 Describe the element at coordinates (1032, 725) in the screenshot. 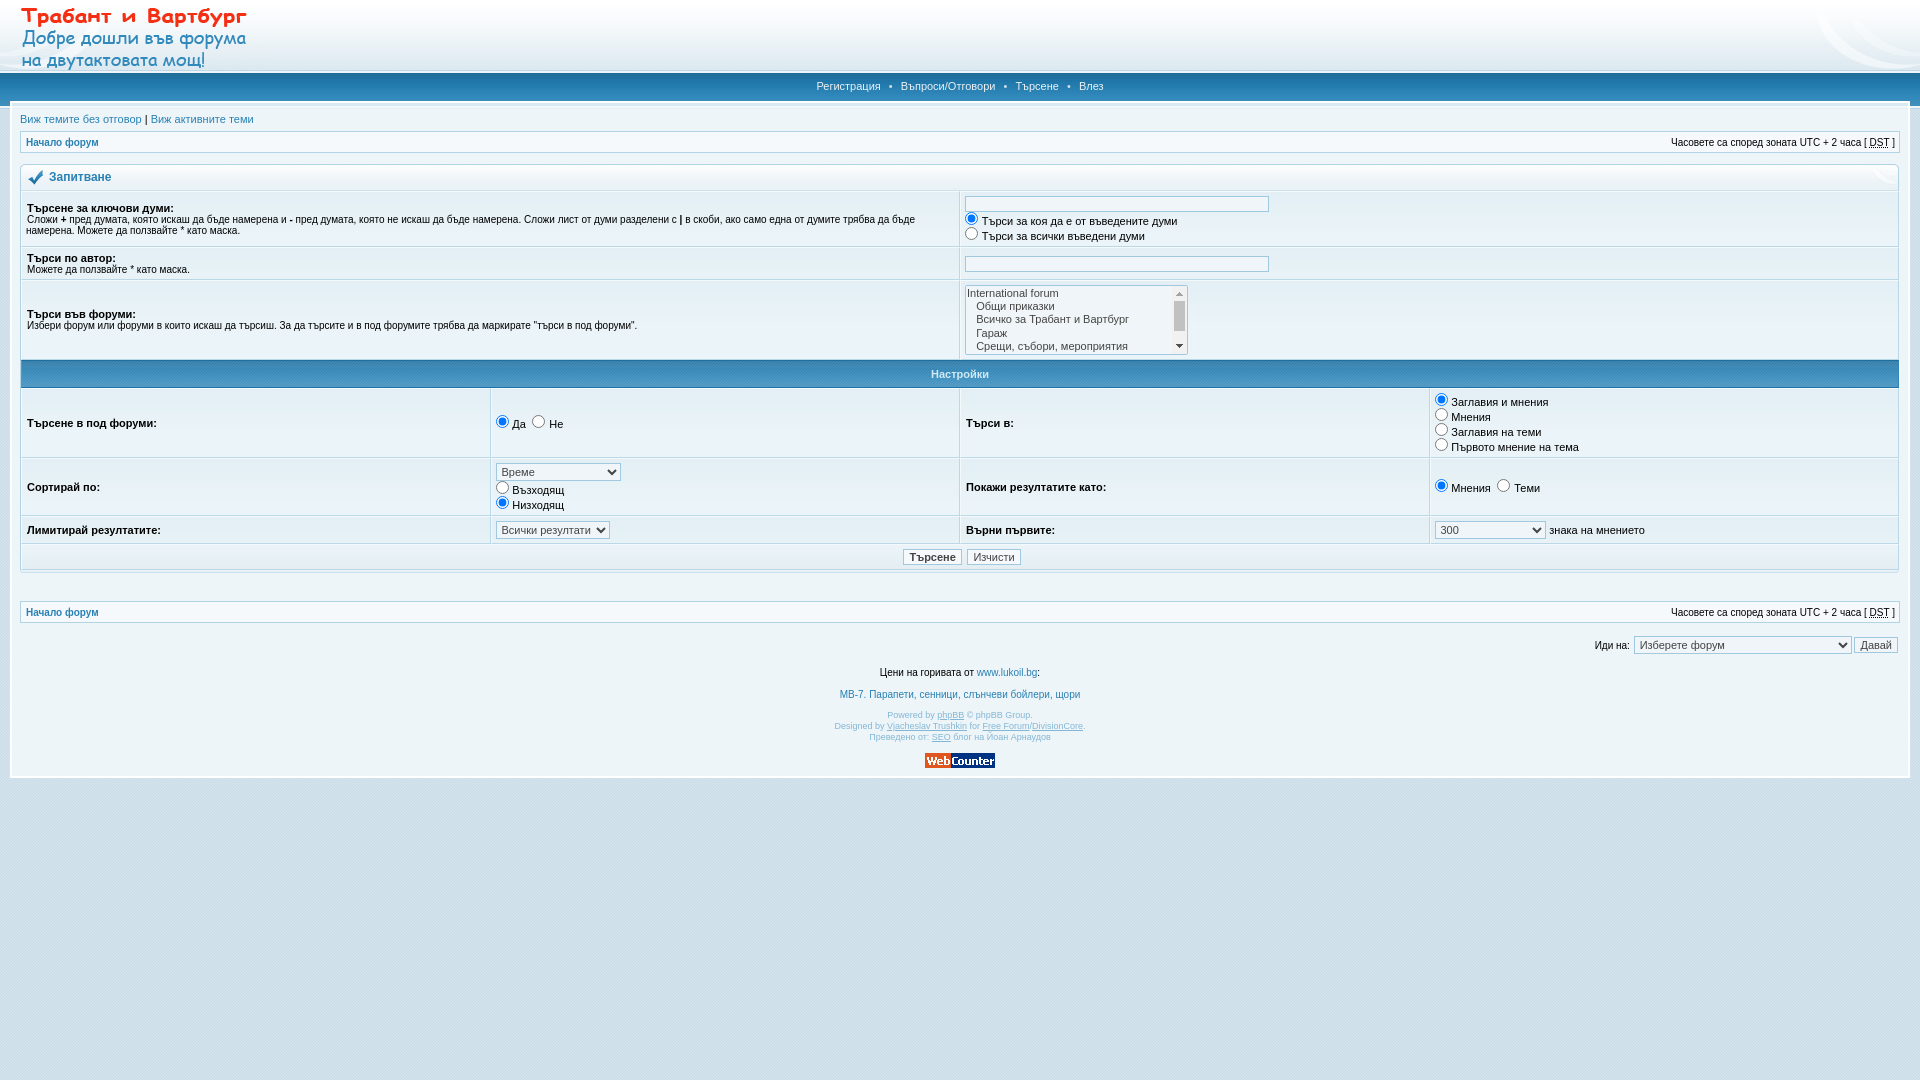

I see `'DivisionCore'` at that location.